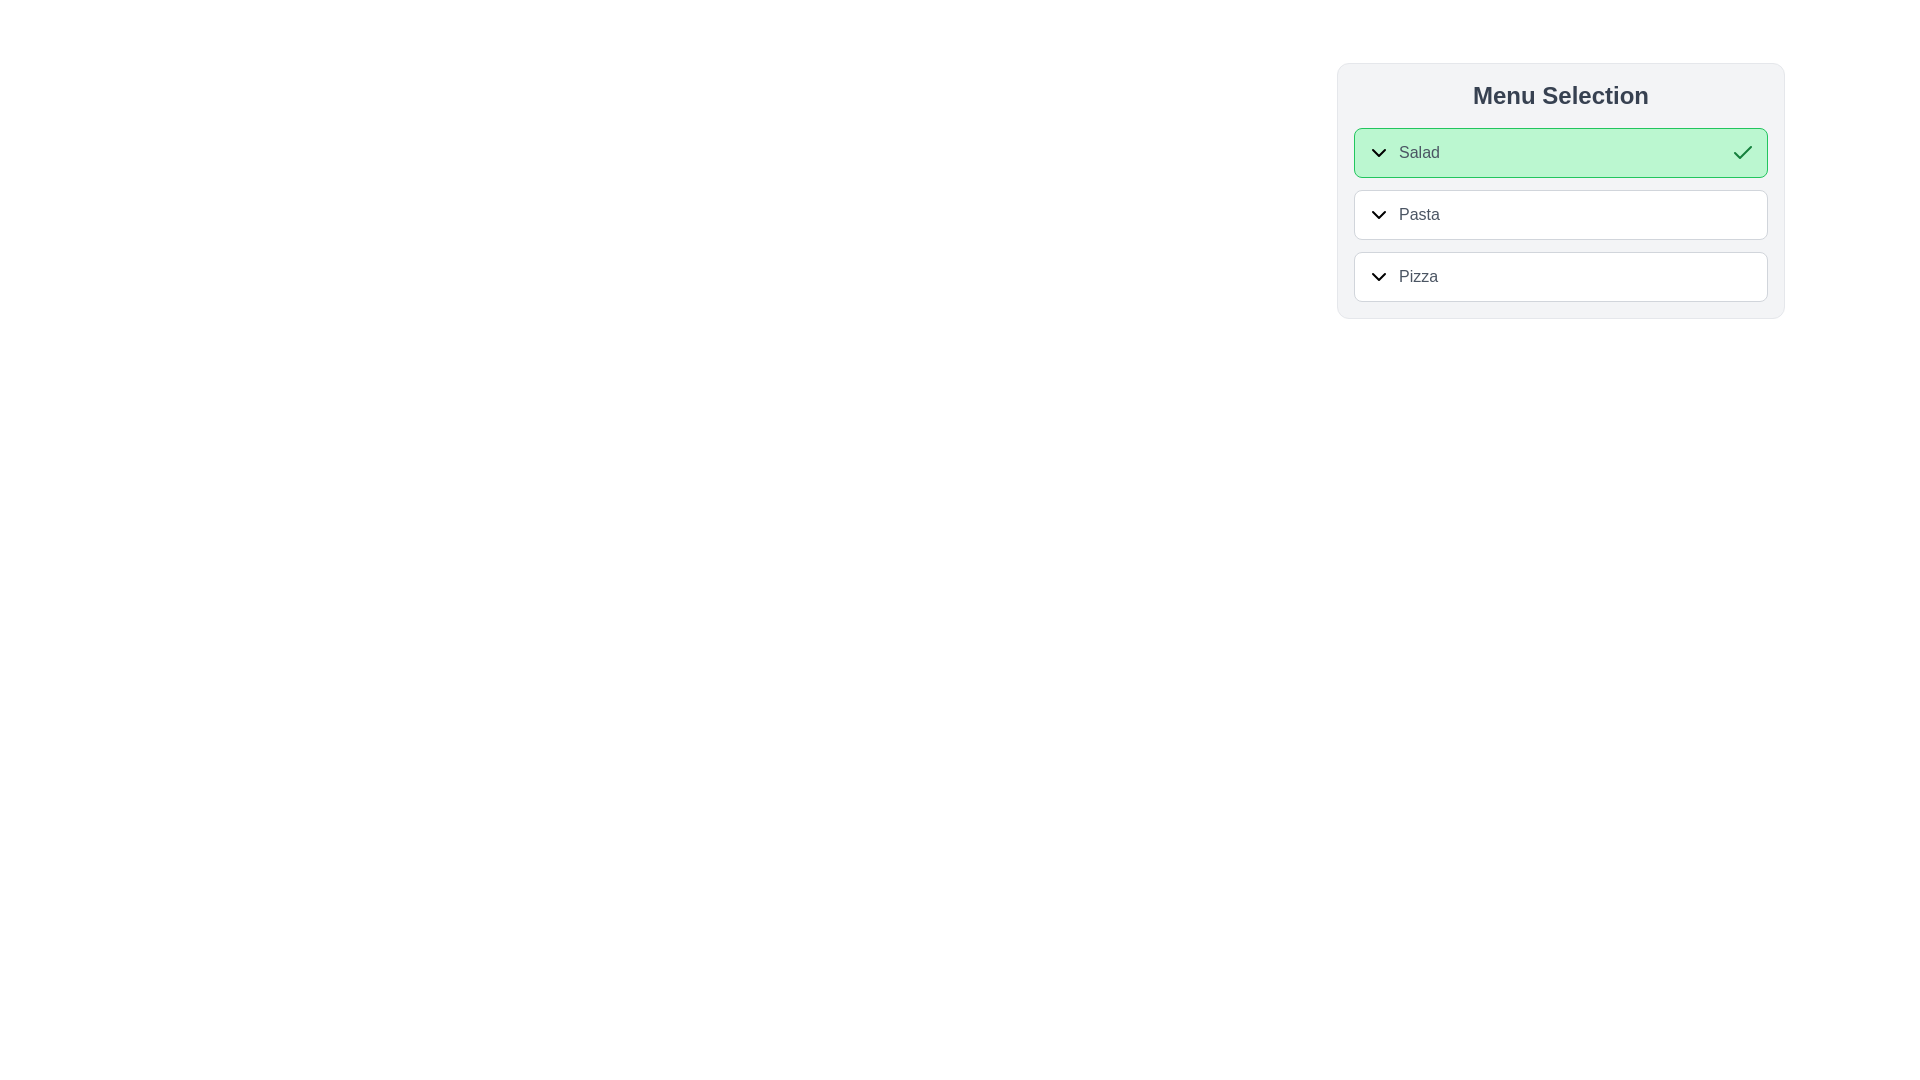  What do you see at coordinates (1559, 191) in the screenshot?
I see `the 'Salad' item in the menu options section` at bounding box center [1559, 191].